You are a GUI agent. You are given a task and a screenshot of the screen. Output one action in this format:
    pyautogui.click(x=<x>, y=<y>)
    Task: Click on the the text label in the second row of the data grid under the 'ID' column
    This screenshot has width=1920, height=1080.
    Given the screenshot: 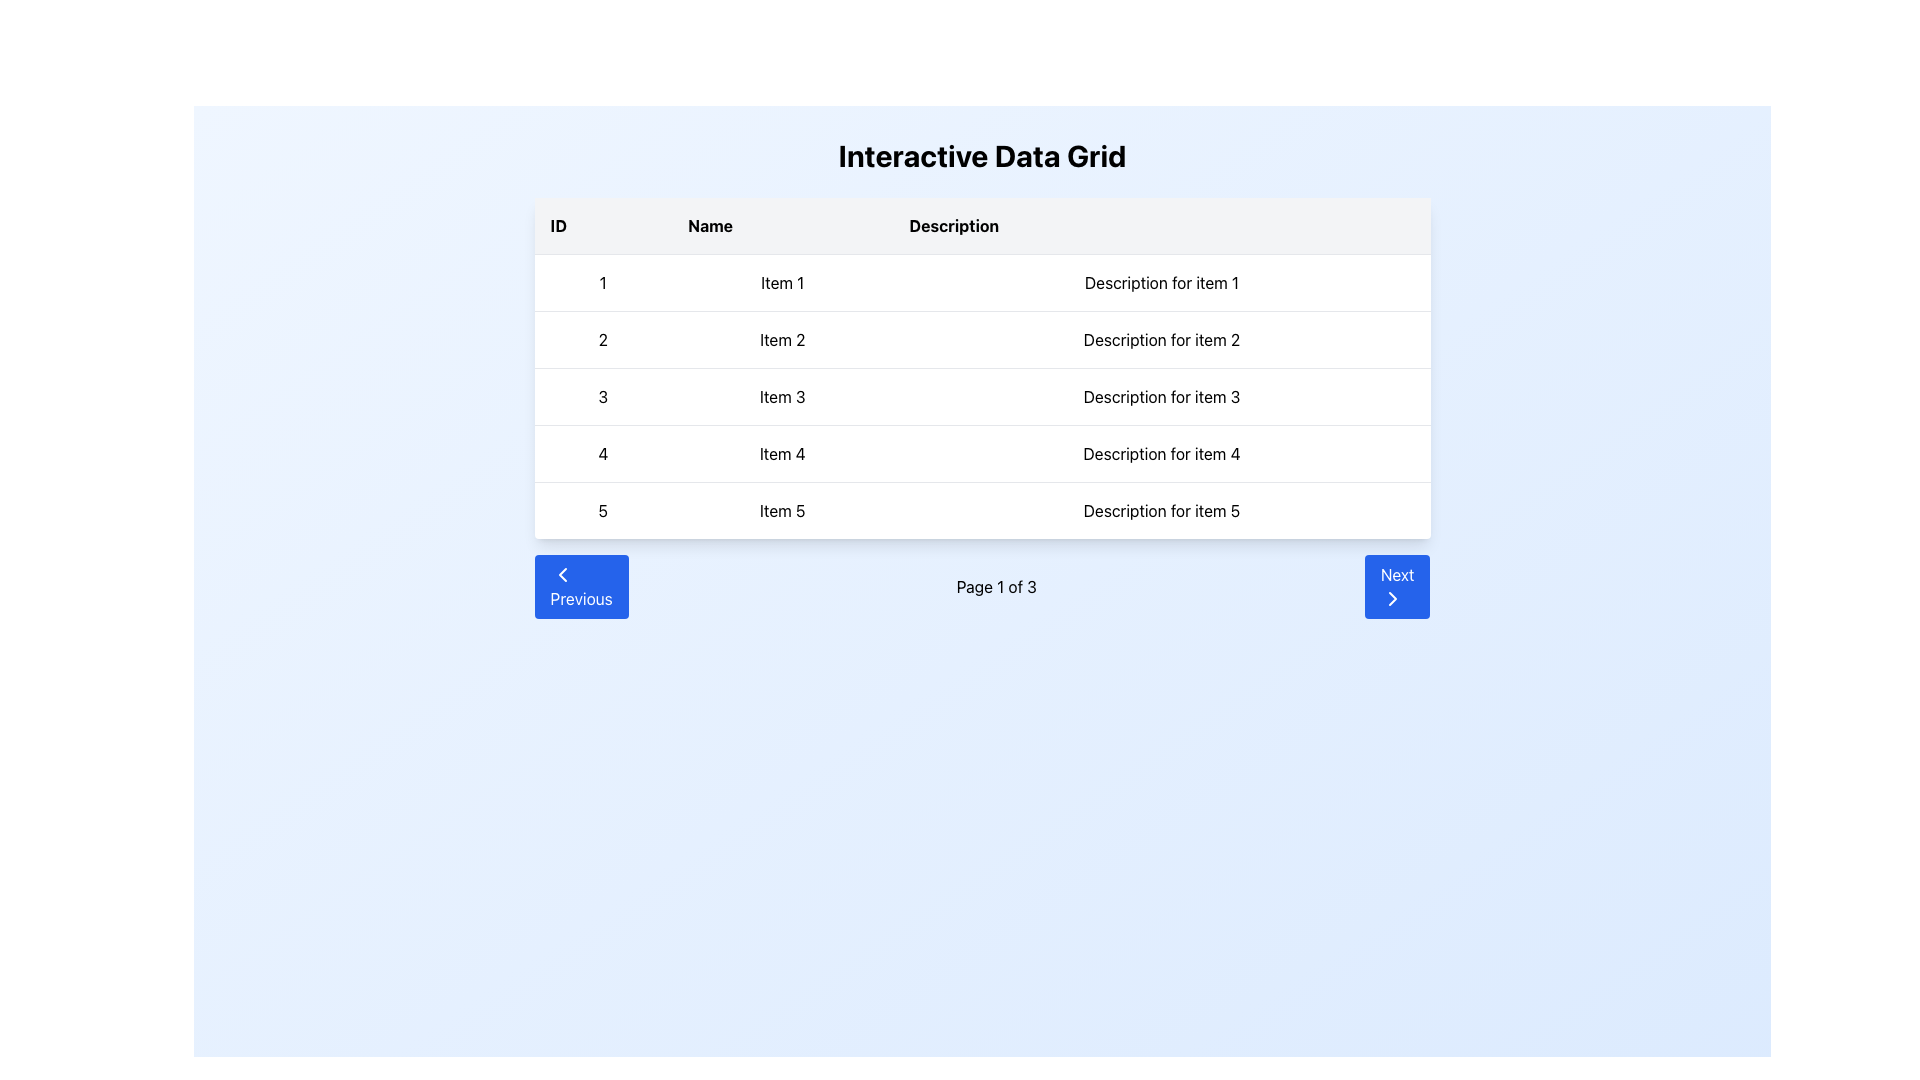 What is the action you would take?
    pyautogui.click(x=602, y=338)
    